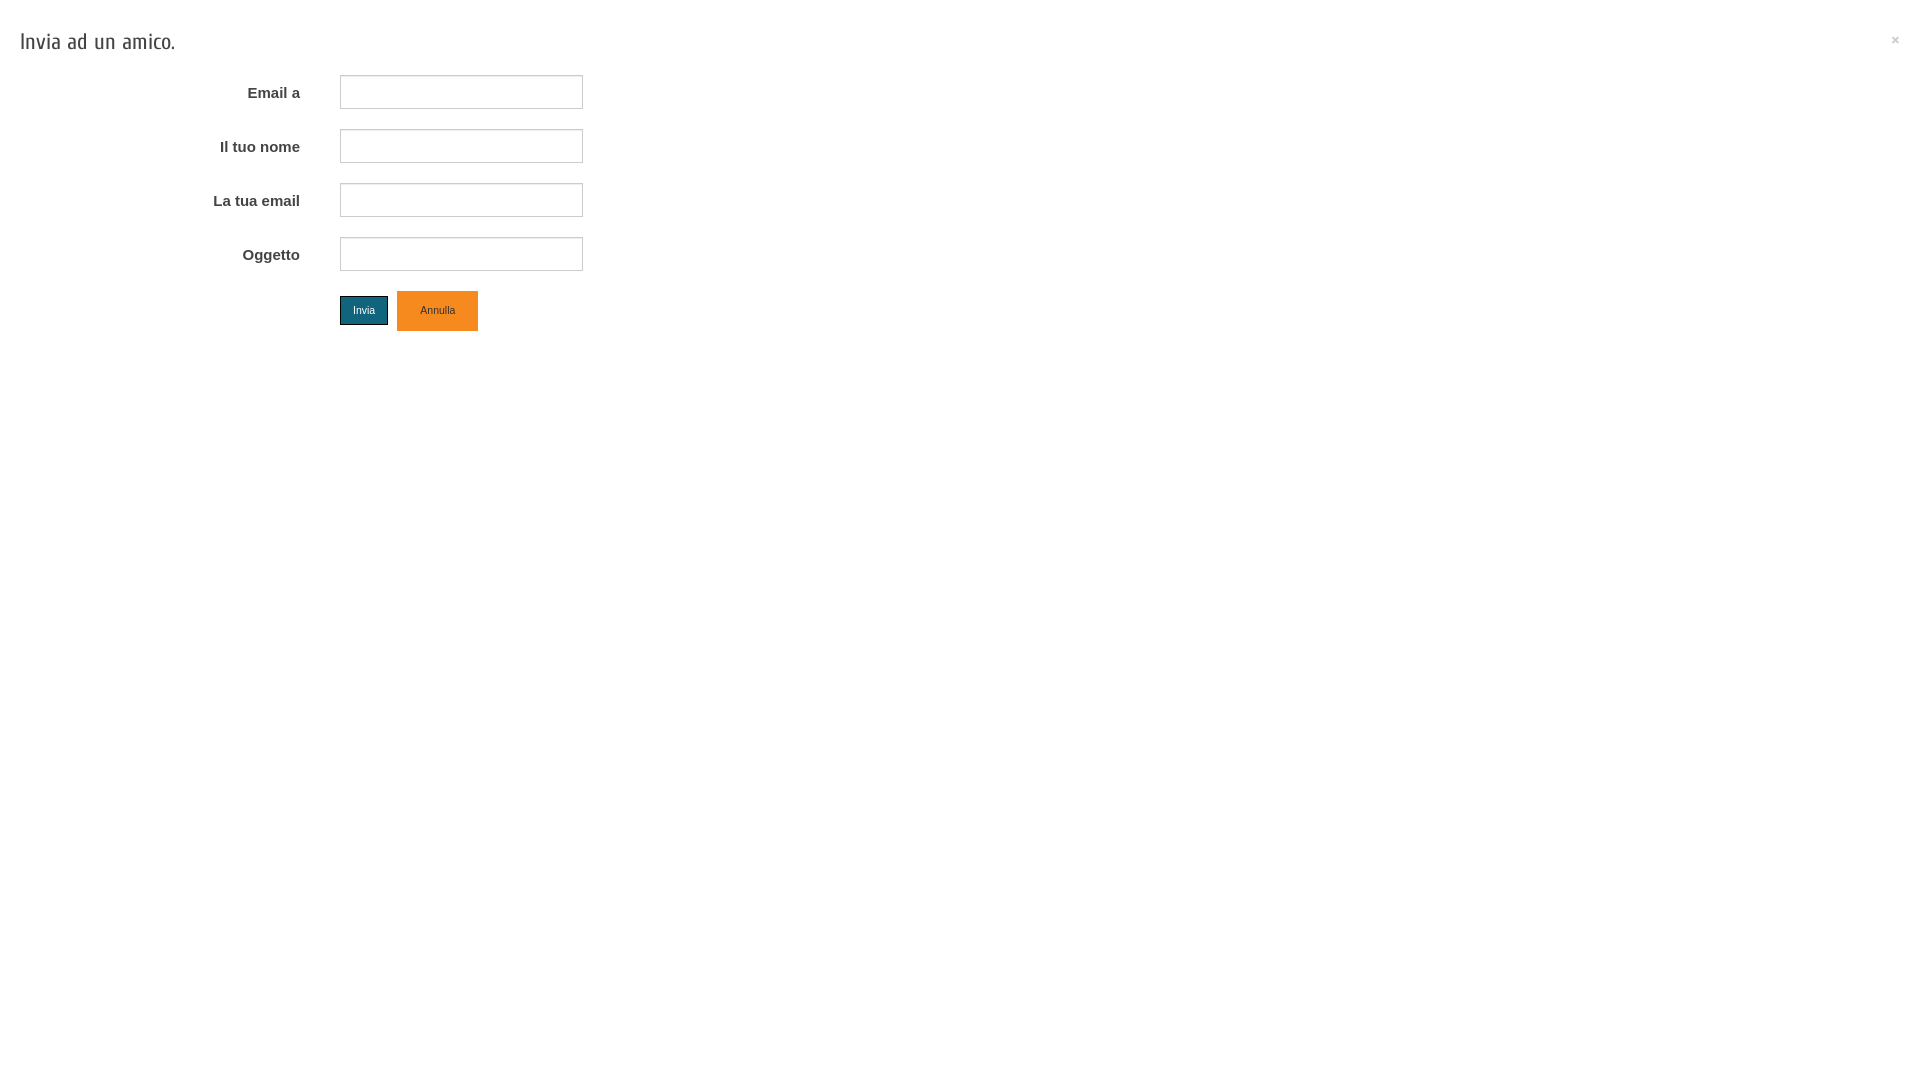 The image size is (1920, 1080). Describe the element at coordinates (436, 311) in the screenshot. I see `'Annulla'` at that location.